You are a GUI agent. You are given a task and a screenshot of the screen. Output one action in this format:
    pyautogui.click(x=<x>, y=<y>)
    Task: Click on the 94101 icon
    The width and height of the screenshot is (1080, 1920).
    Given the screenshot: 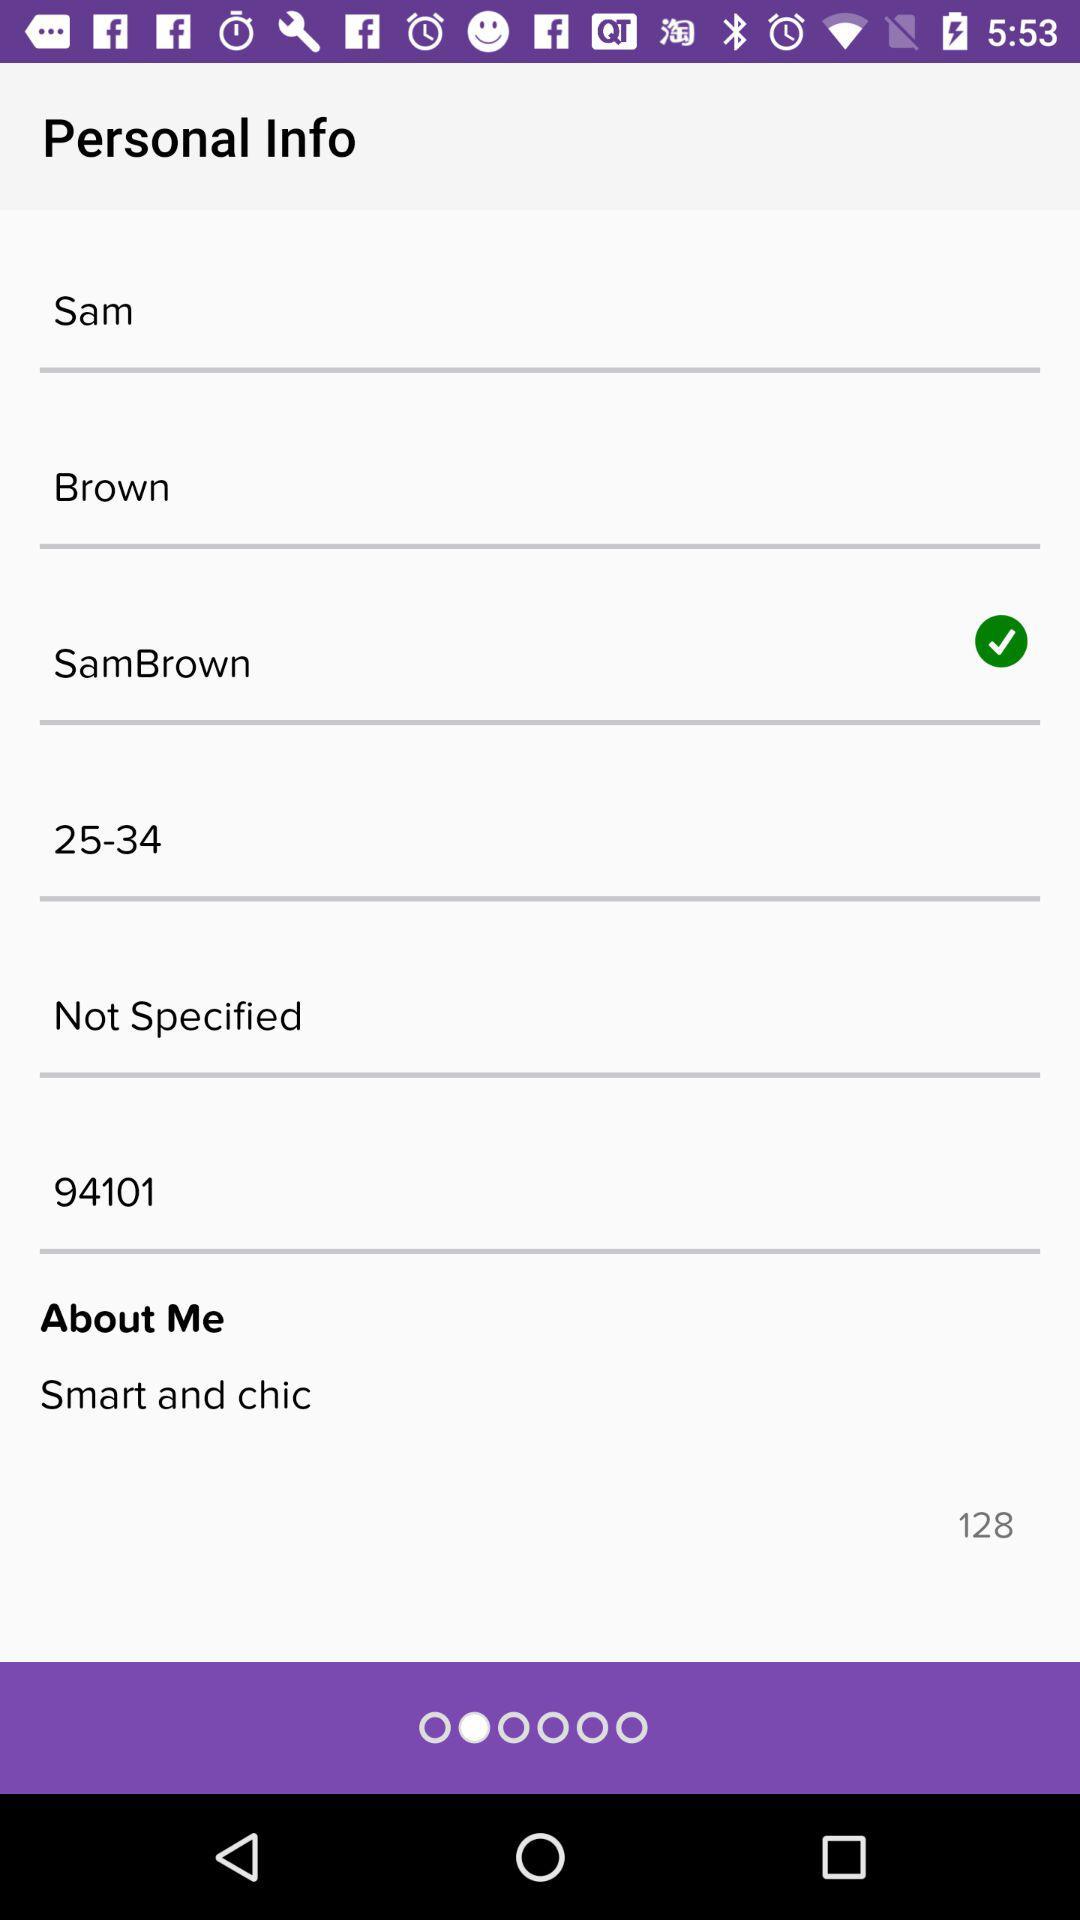 What is the action you would take?
    pyautogui.click(x=540, y=1181)
    